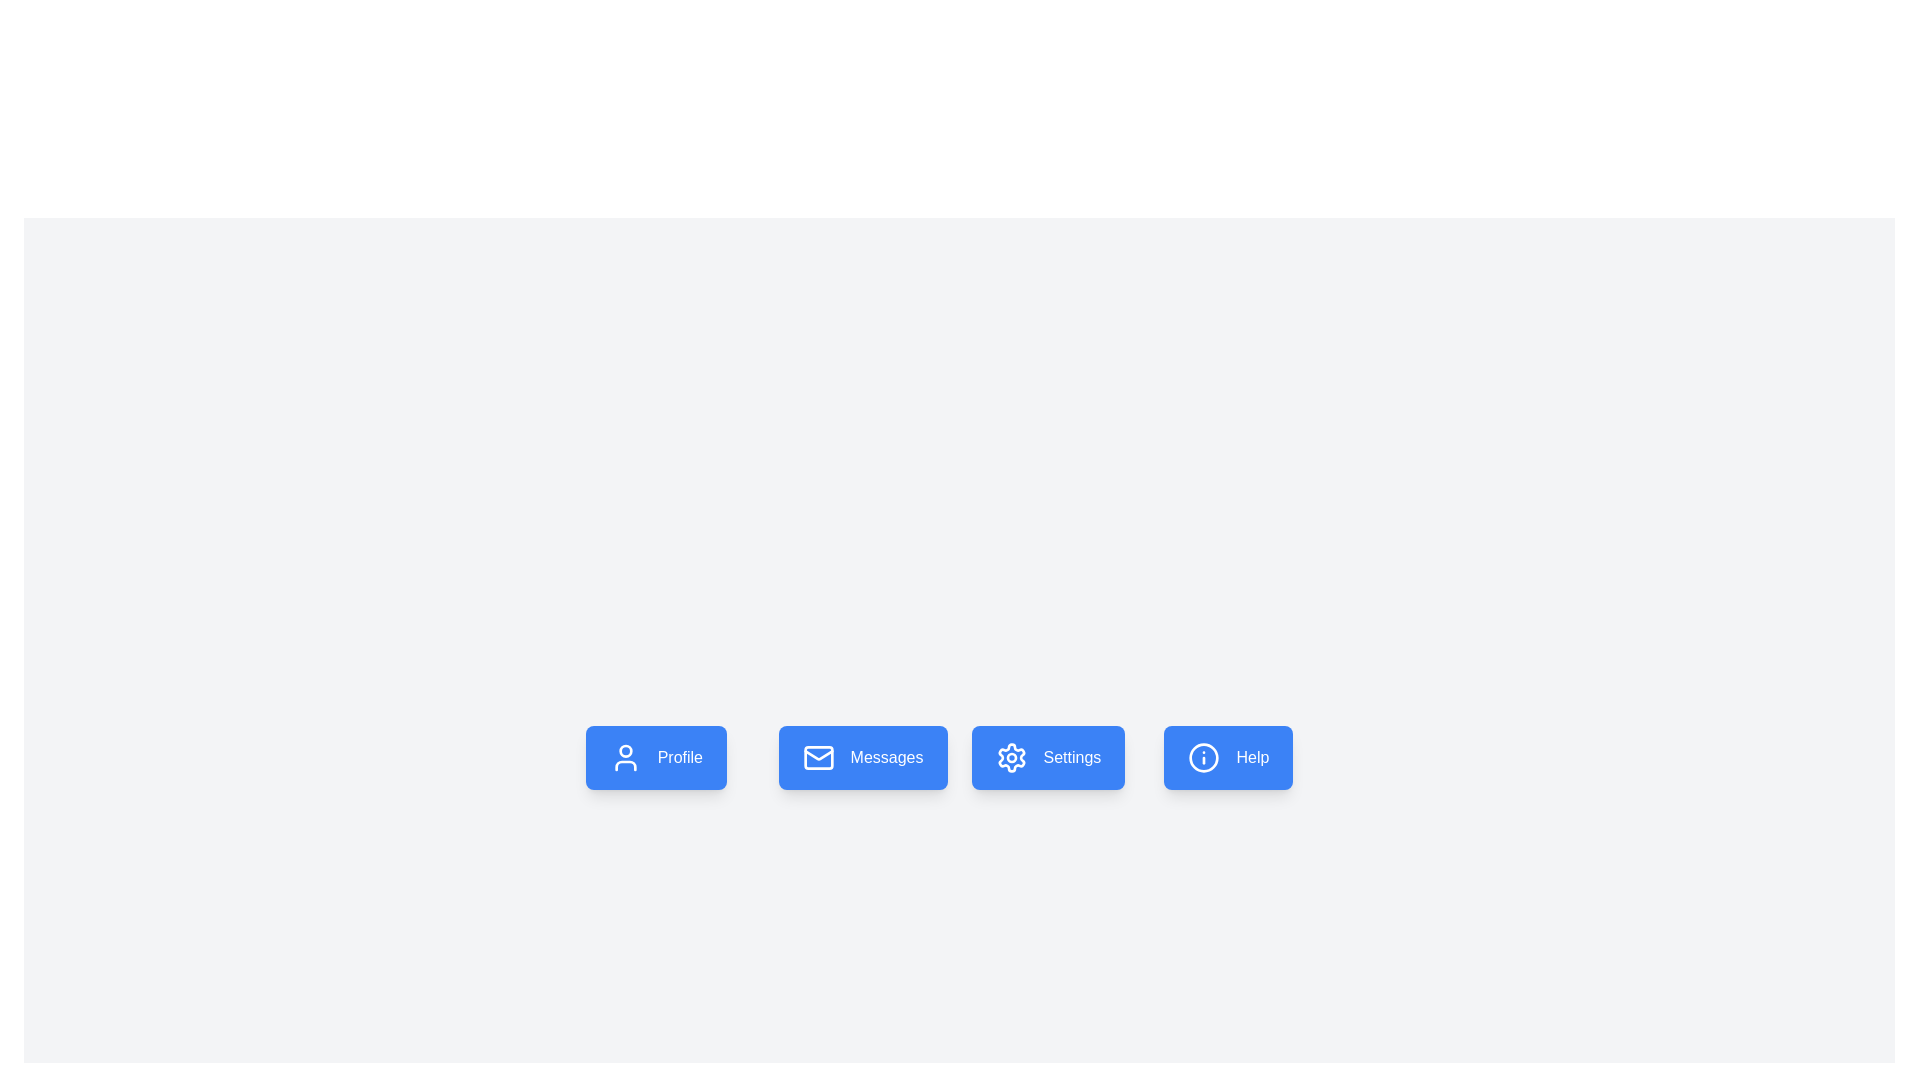  Describe the element at coordinates (818, 755) in the screenshot. I see `the envelope icon representing the 'Messages' button, which is styled with a thin outline and is part of a group of navigation icons` at that location.